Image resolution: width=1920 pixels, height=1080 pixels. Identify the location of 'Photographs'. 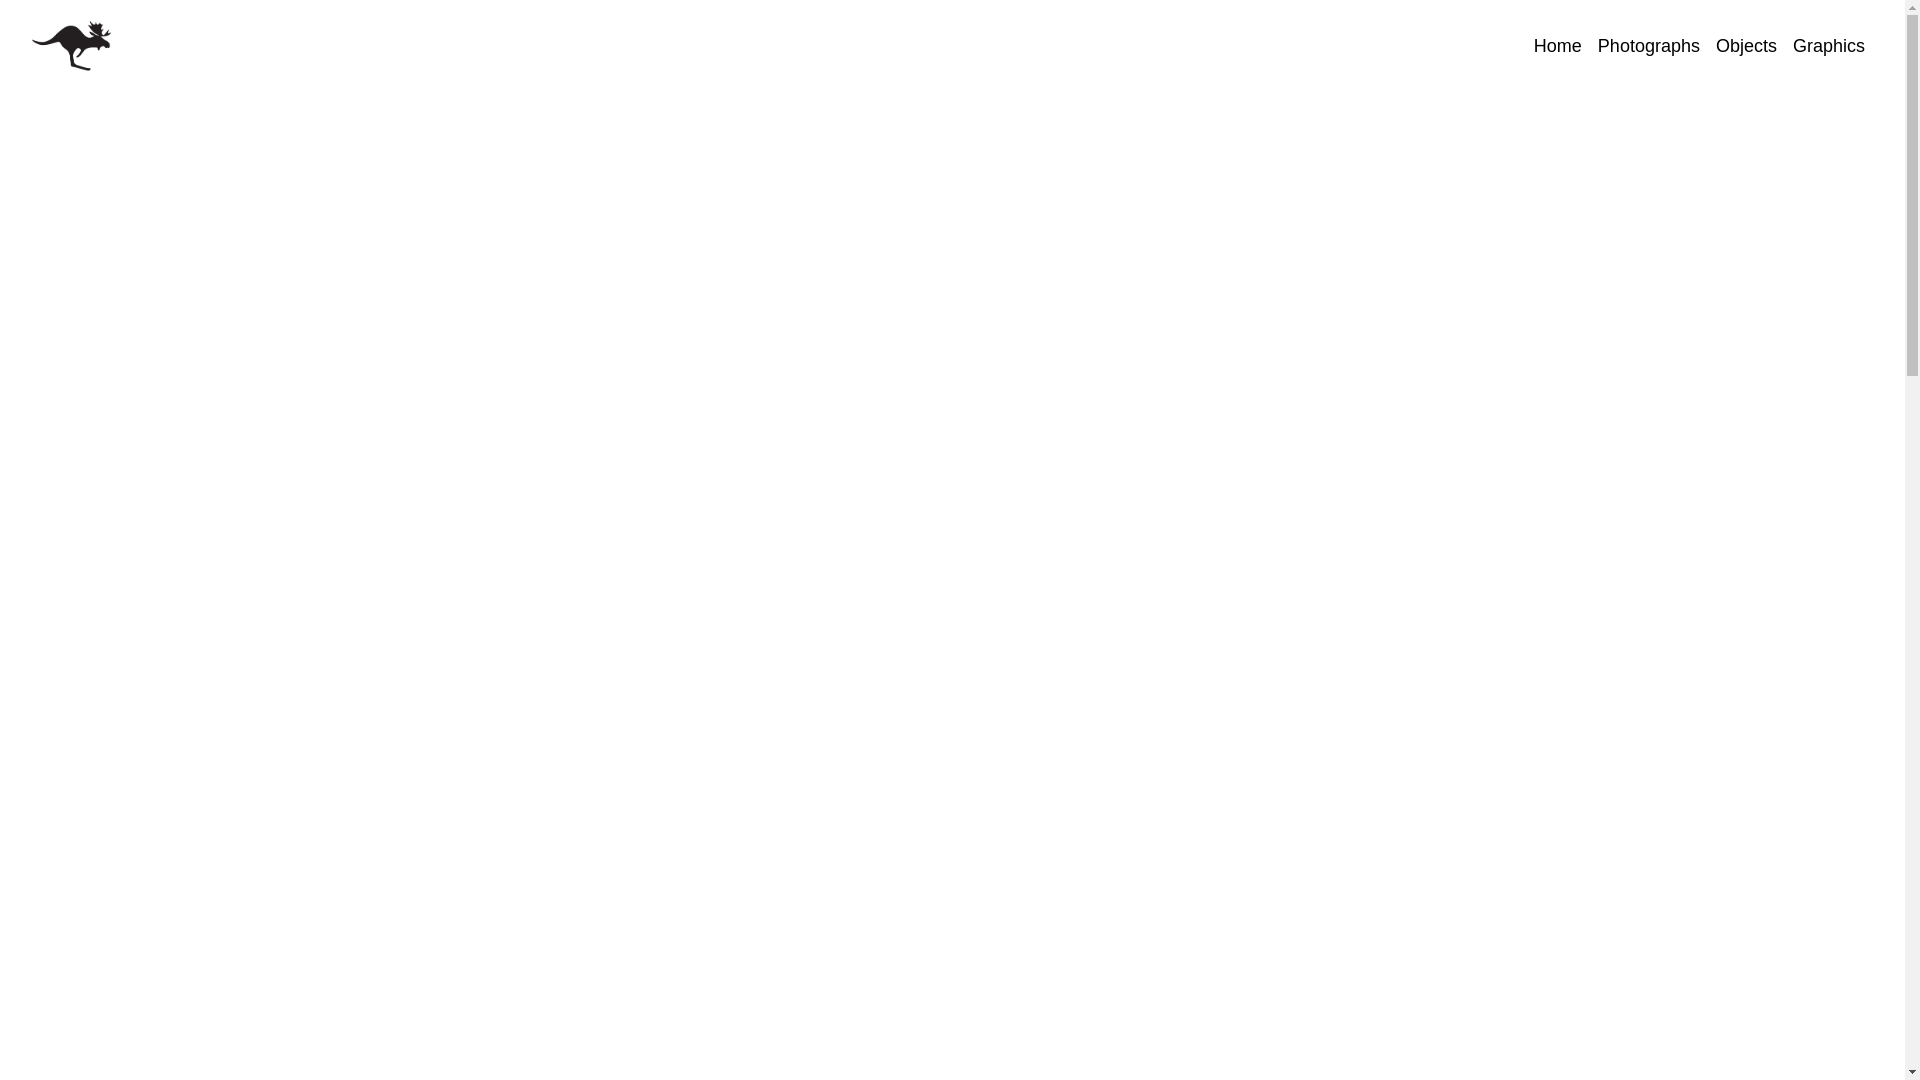
(1649, 45).